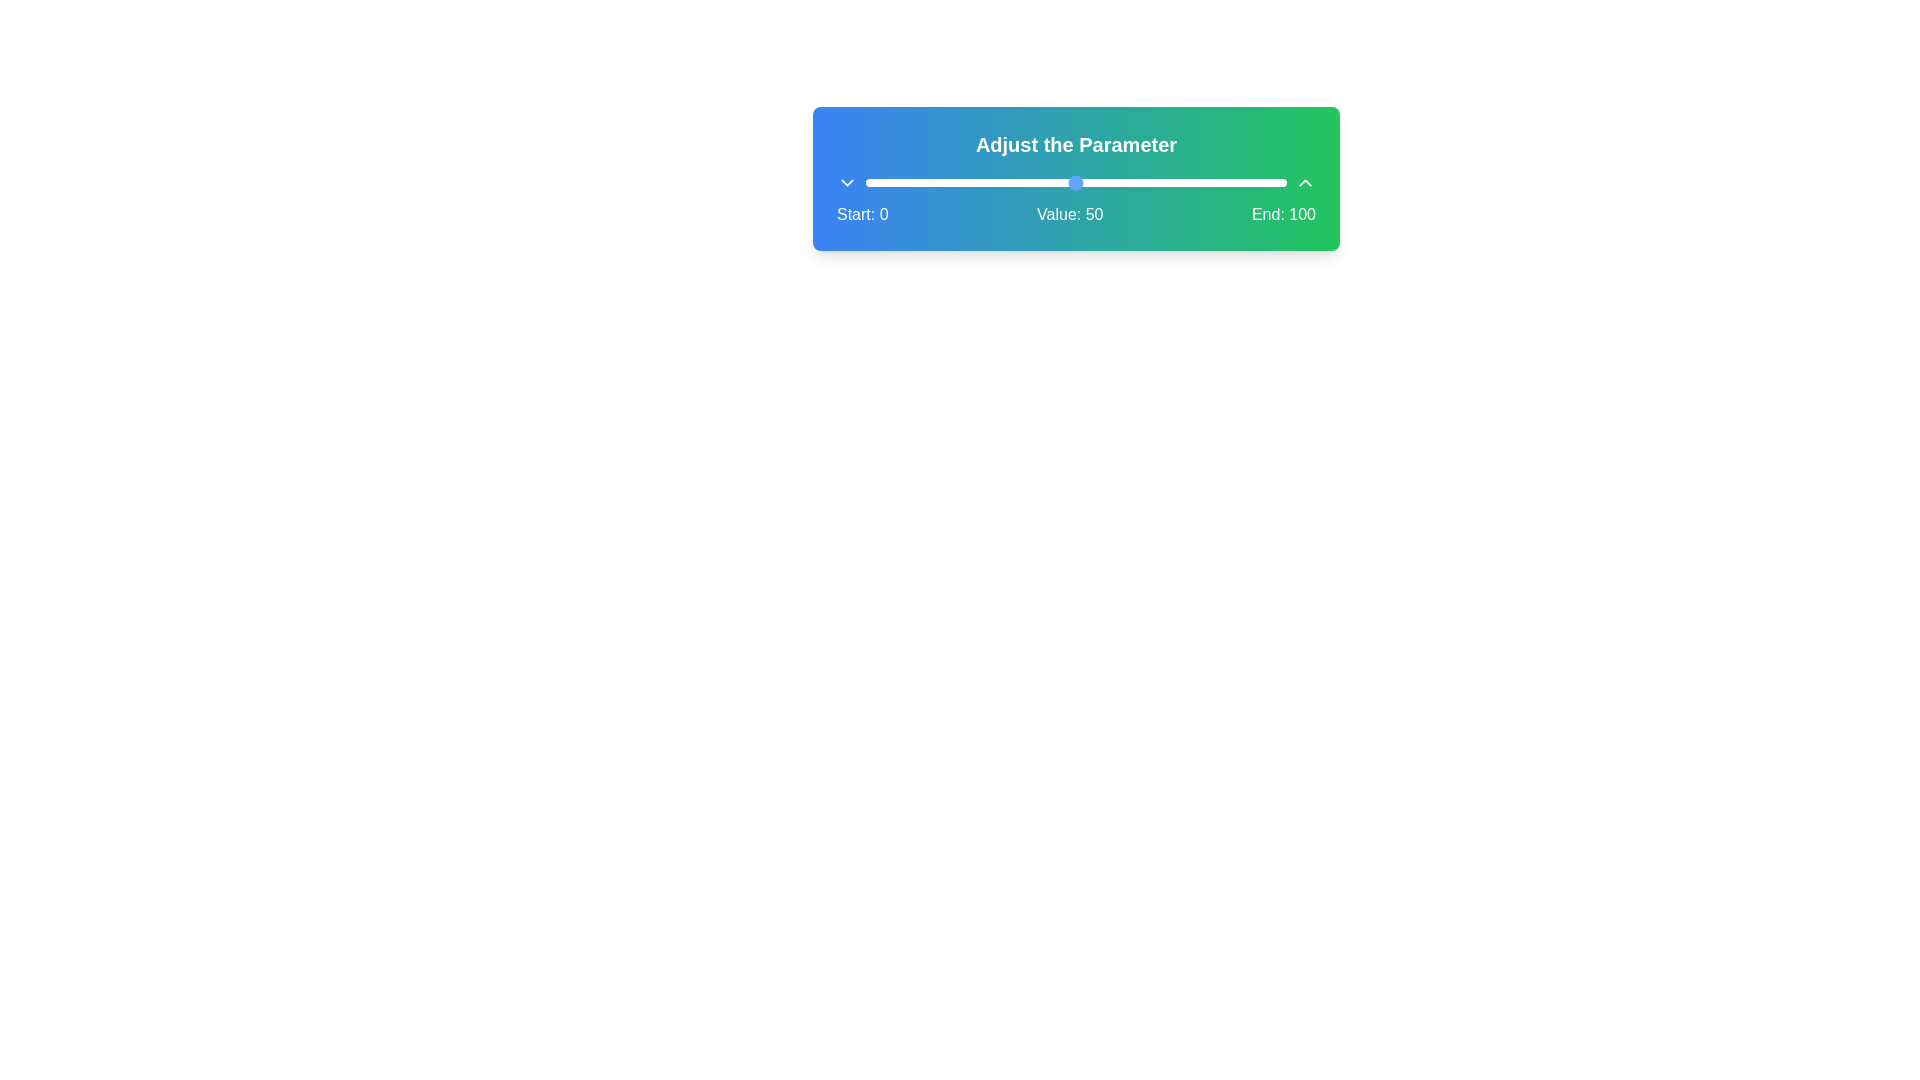 The height and width of the screenshot is (1080, 1920). Describe the element at coordinates (936, 182) in the screenshot. I see `the parameter` at that location.